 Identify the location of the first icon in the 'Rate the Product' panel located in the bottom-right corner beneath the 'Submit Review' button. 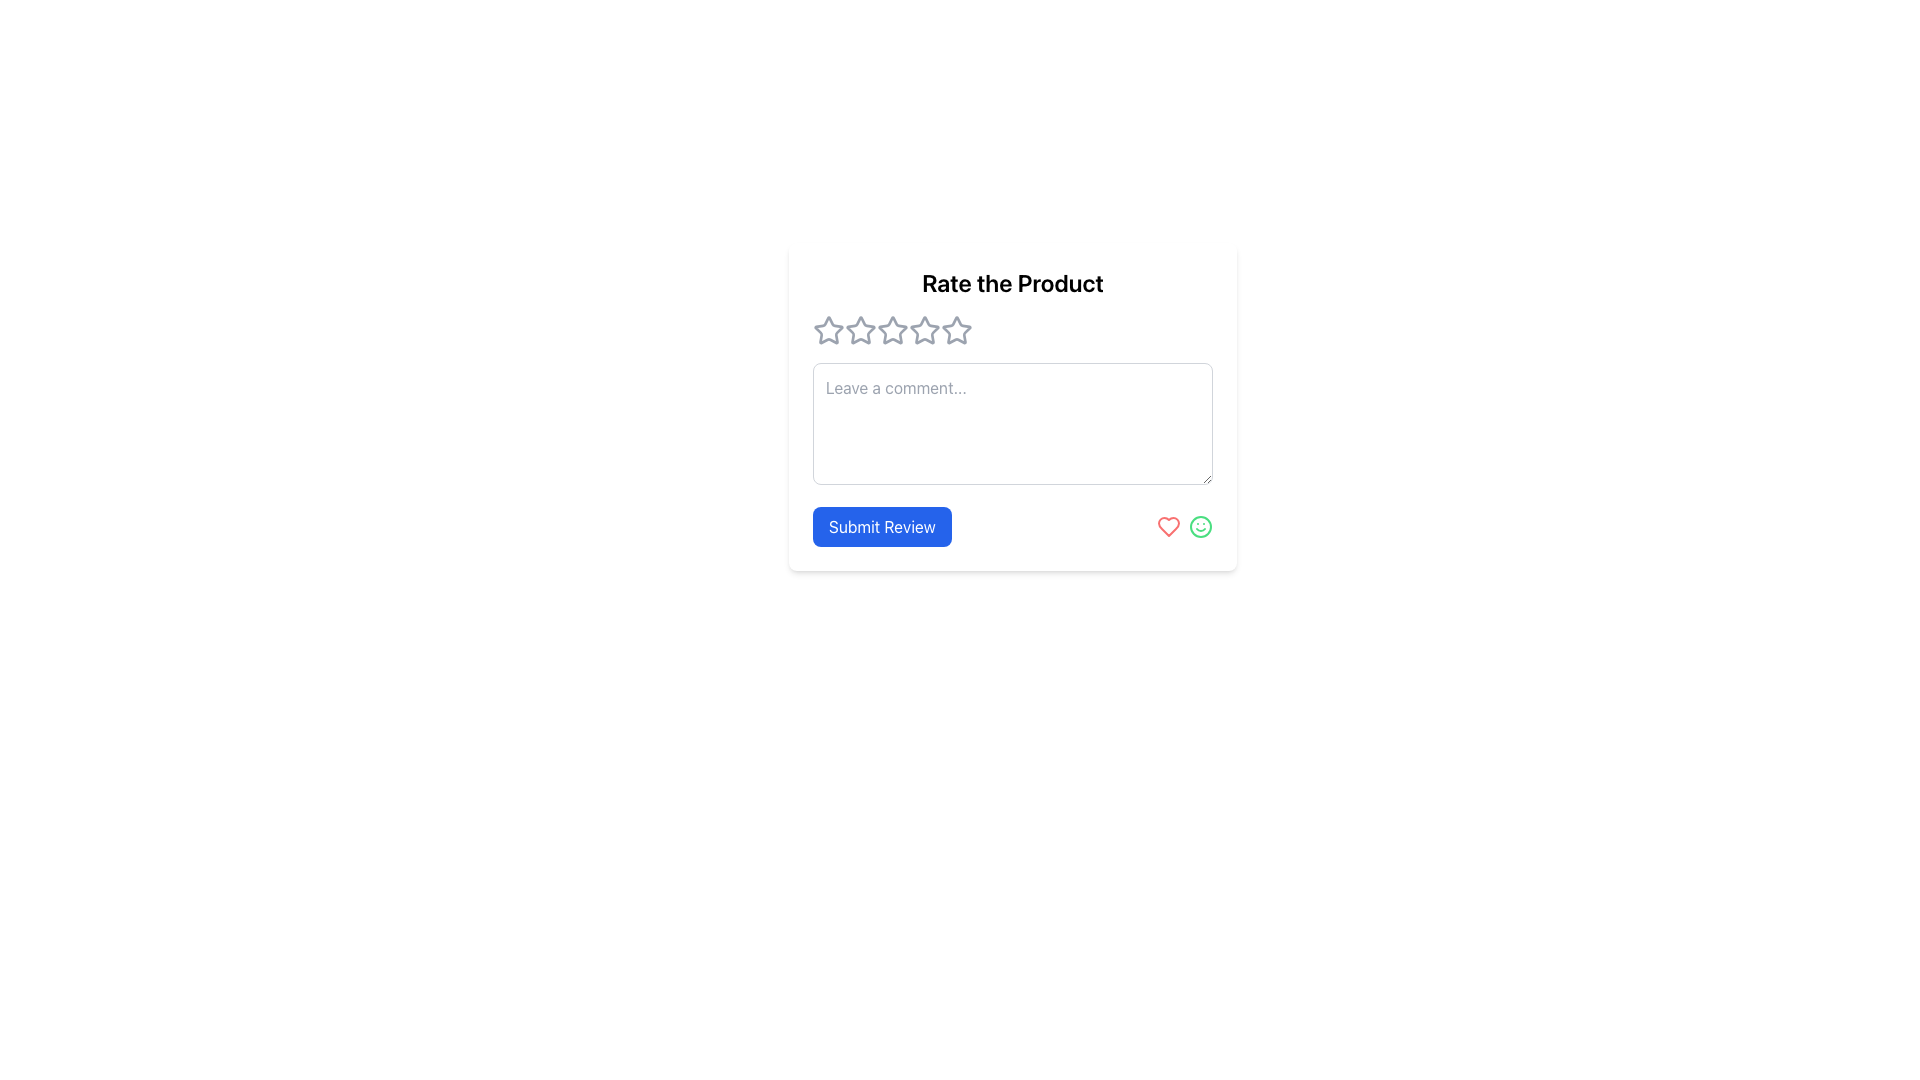
(1169, 526).